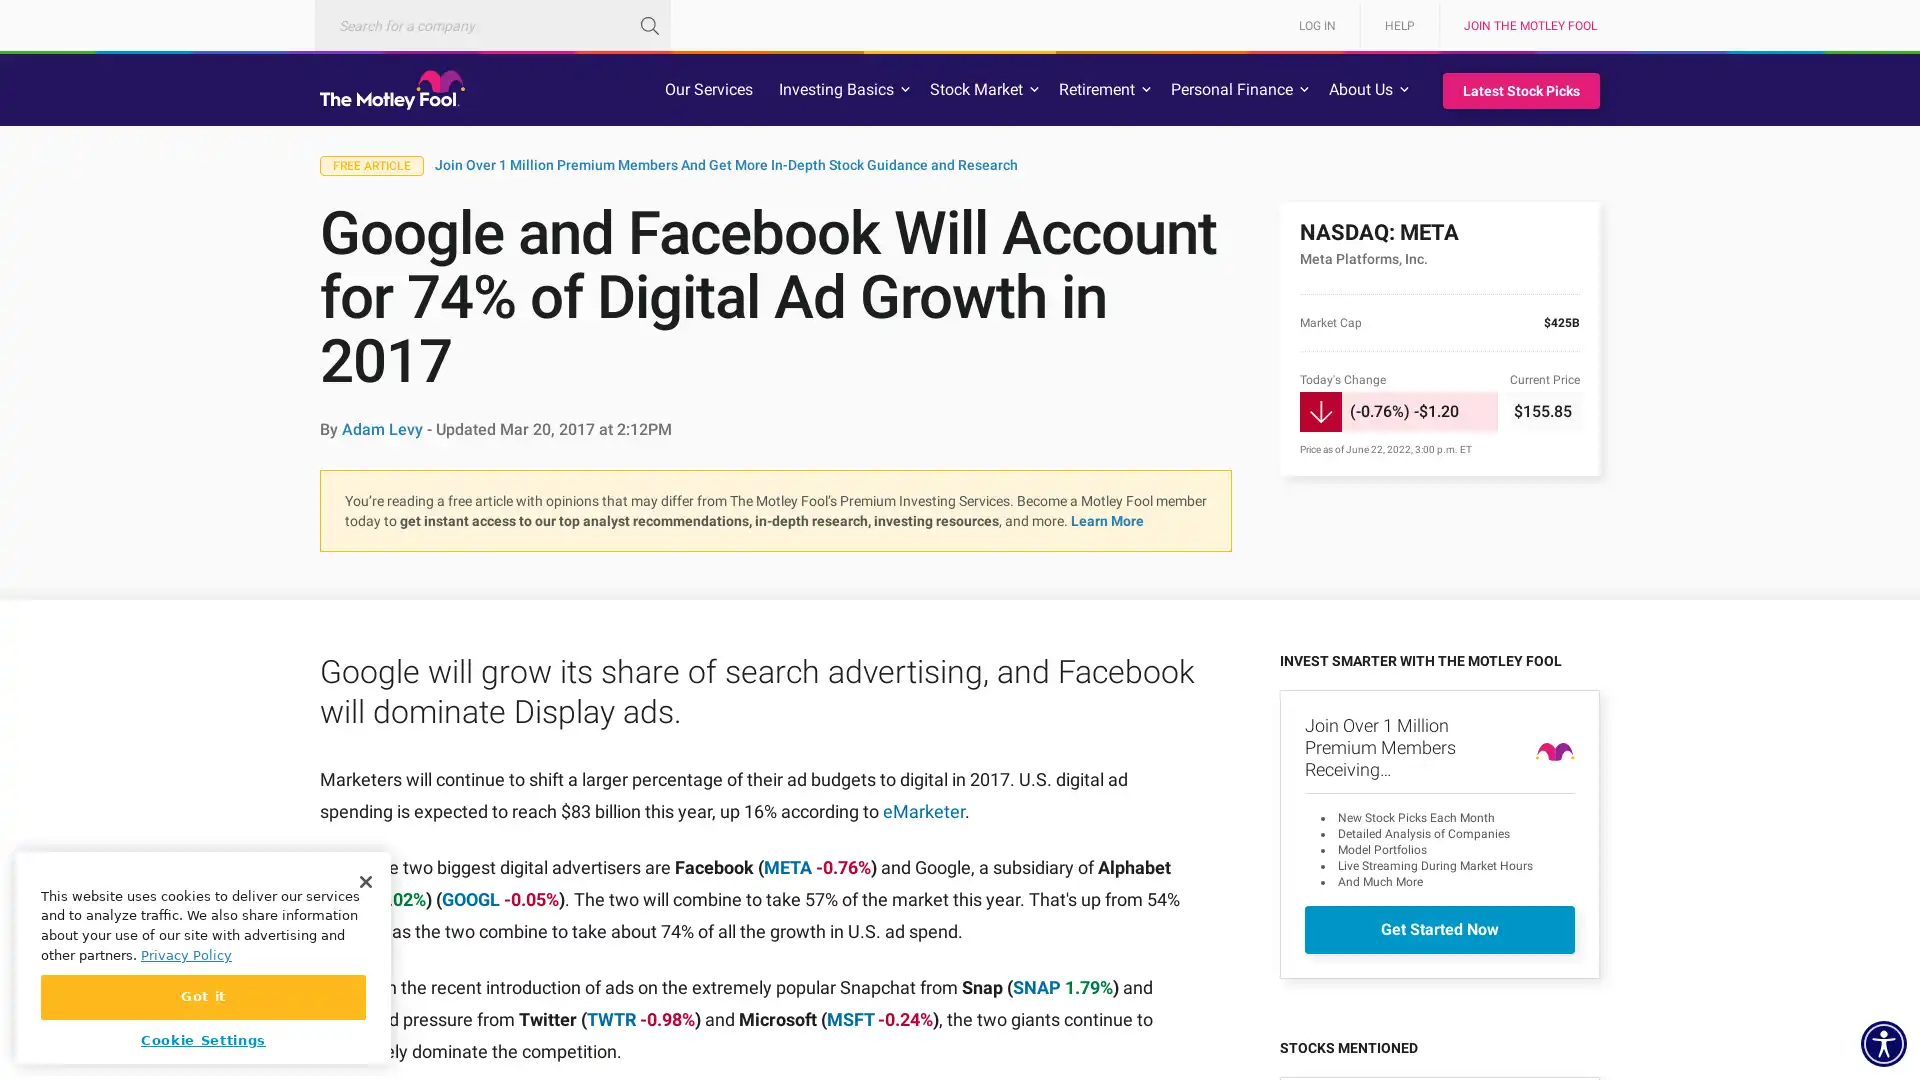 The width and height of the screenshot is (1920, 1080). I want to click on Investing Basics, so click(836, 88).